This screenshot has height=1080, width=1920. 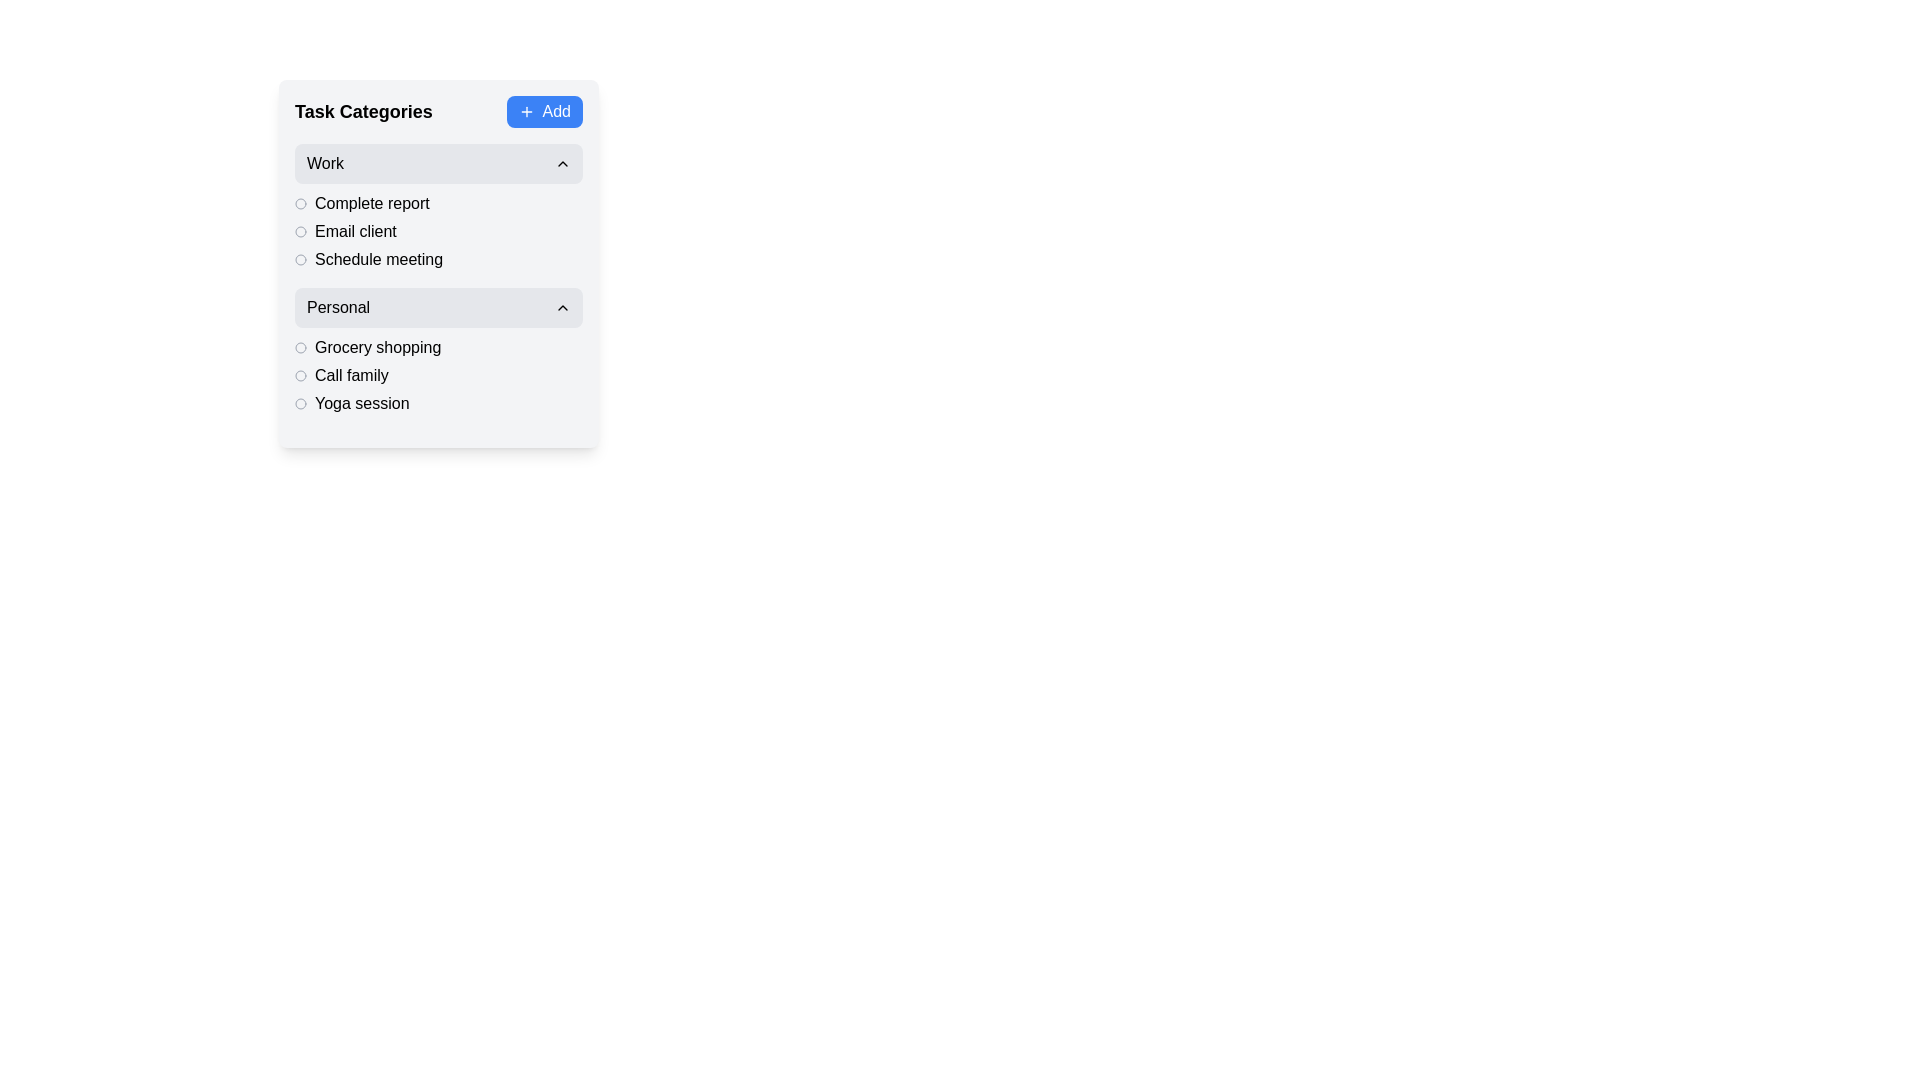 What do you see at coordinates (437, 350) in the screenshot?
I see `the 'Personal' expandable list` at bounding box center [437, 350].